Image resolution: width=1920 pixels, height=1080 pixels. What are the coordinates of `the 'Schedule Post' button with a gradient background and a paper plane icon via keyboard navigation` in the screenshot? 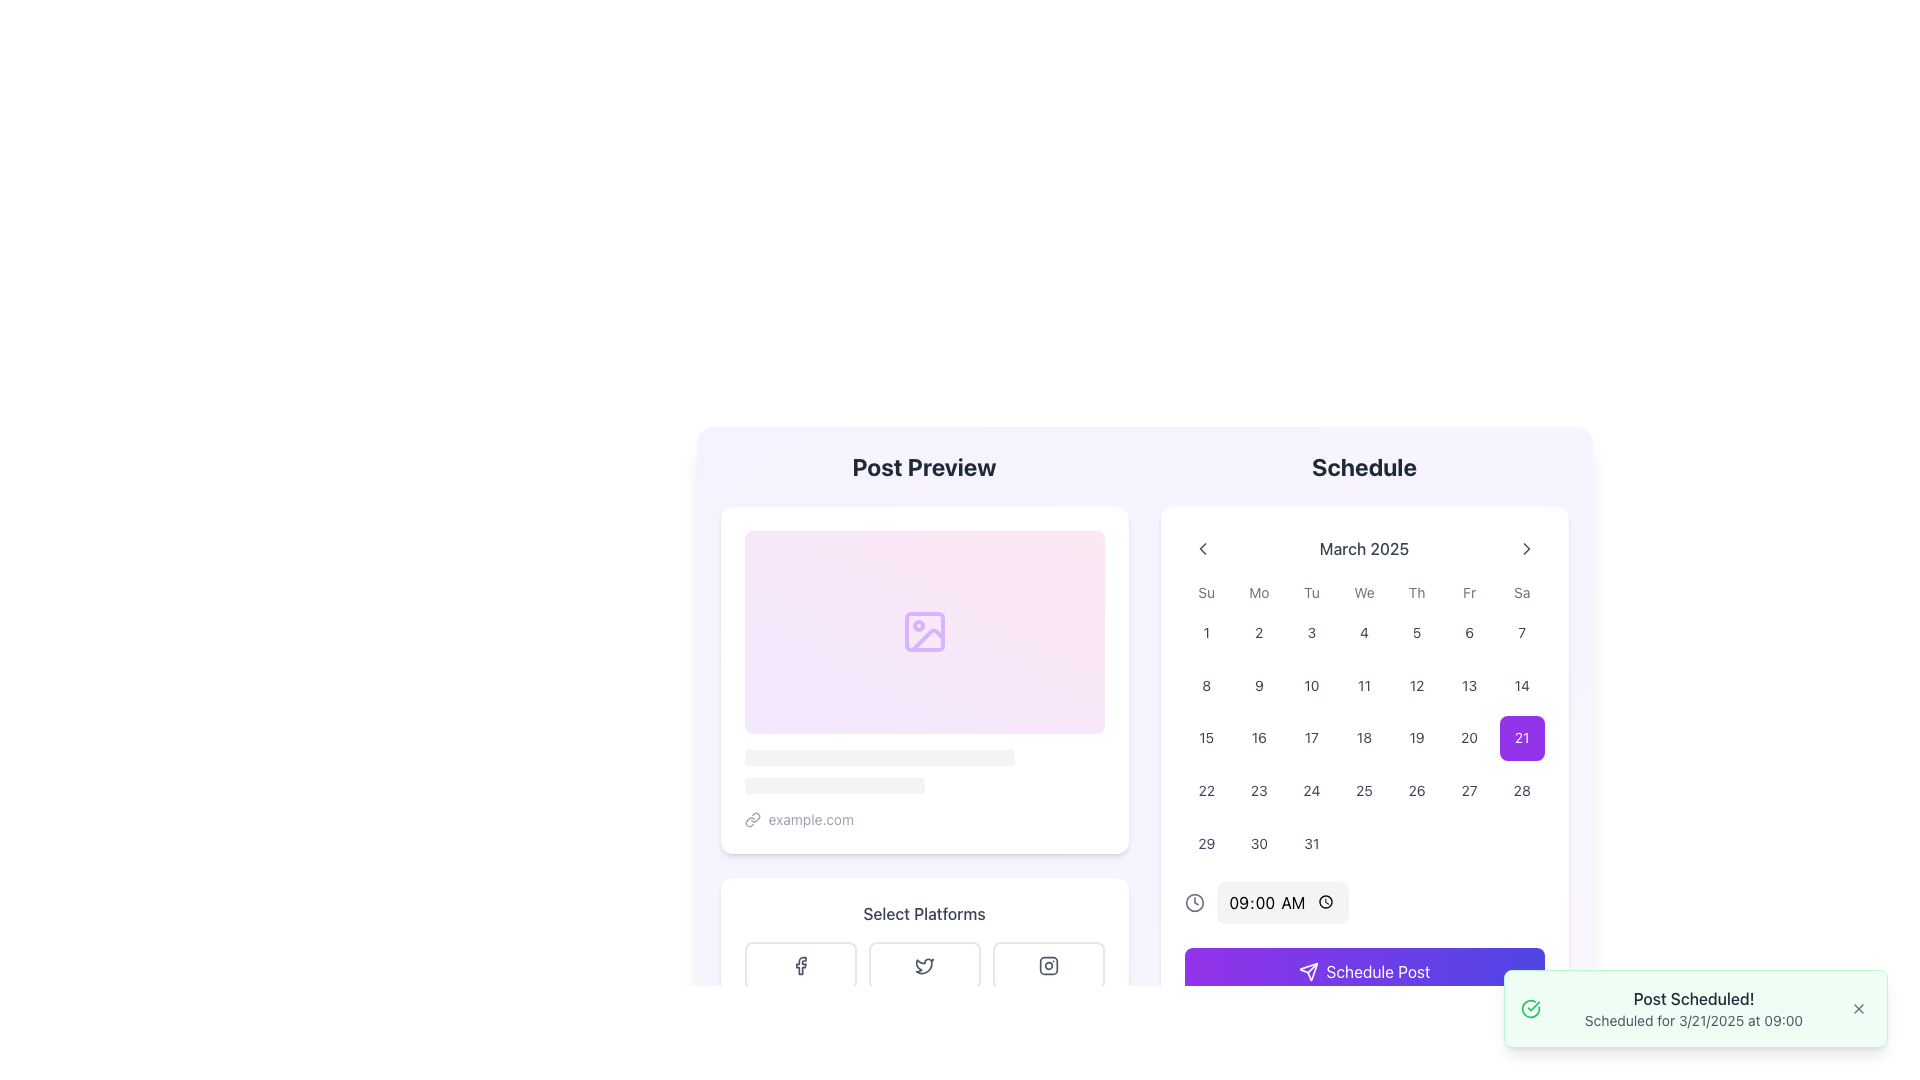 It's located at (1363, 970).